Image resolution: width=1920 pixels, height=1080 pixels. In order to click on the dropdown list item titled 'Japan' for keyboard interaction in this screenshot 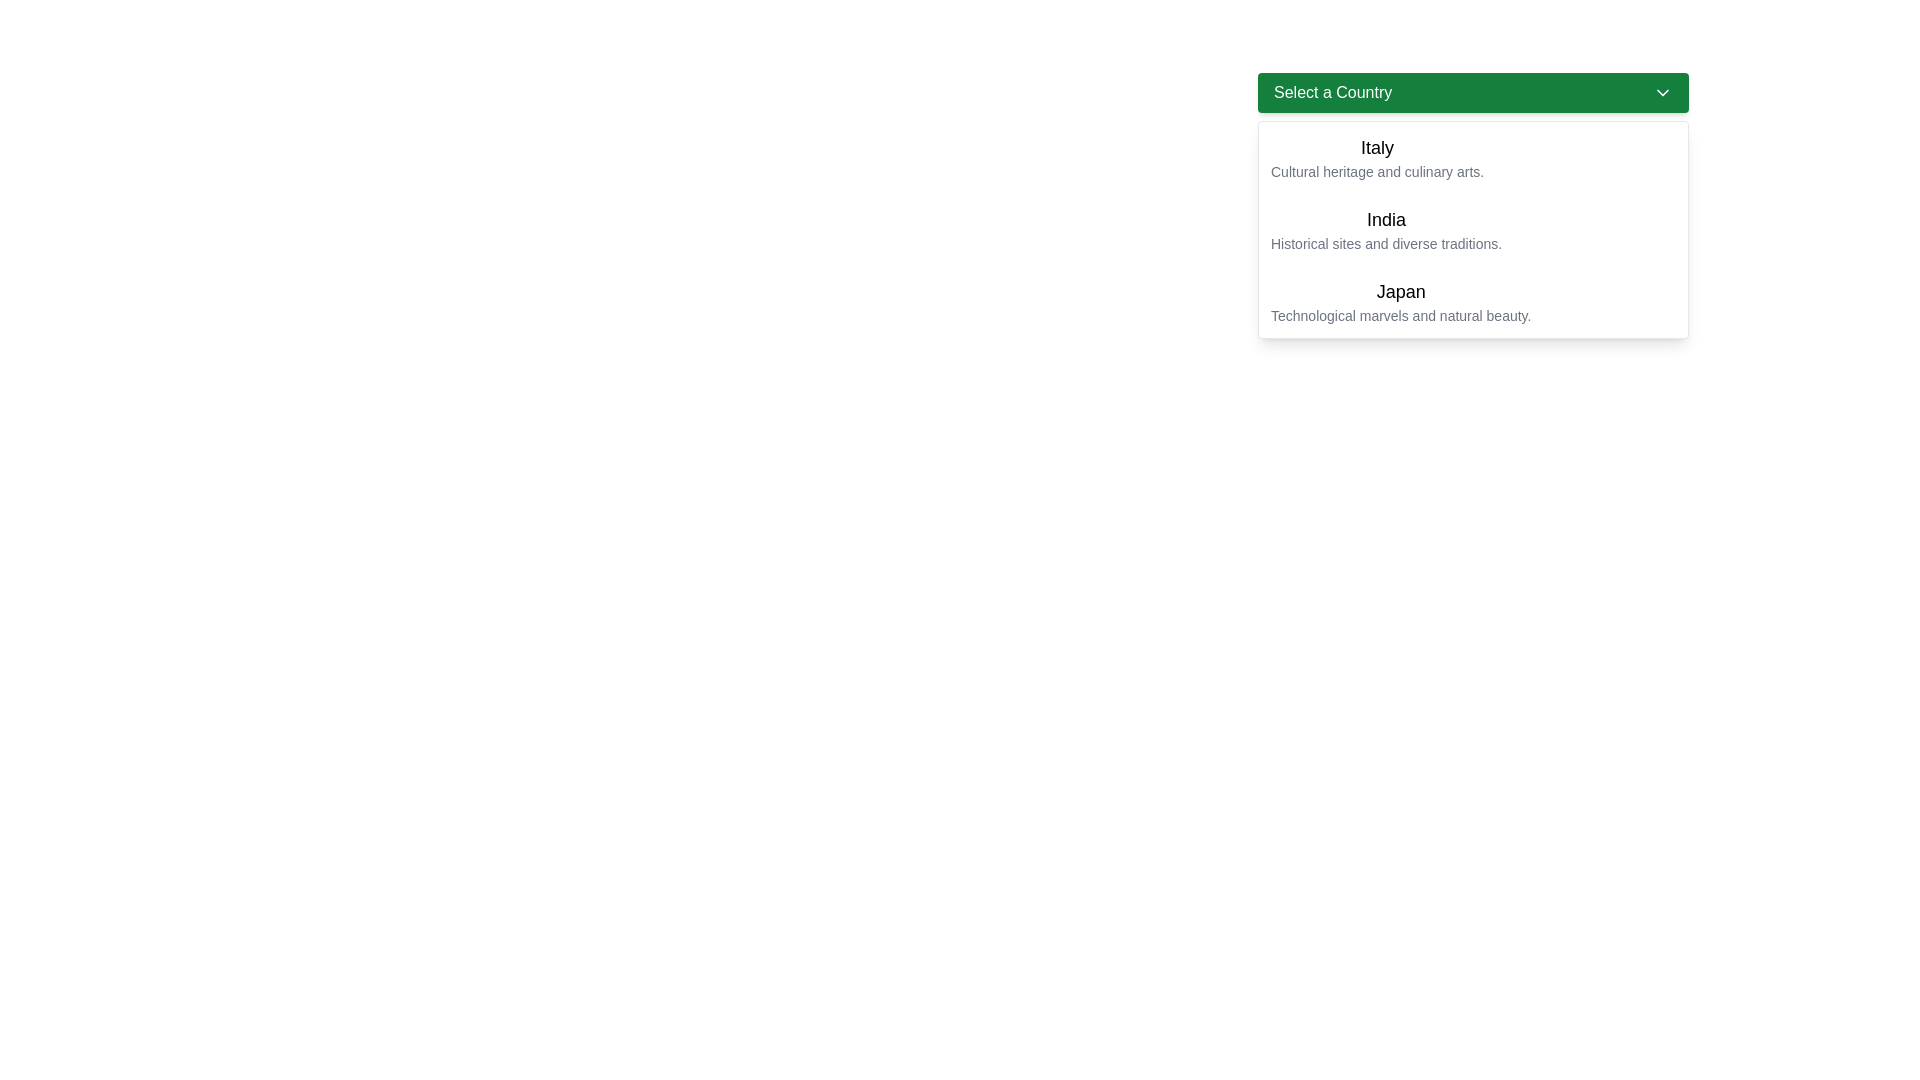, I will do `click(1473, 301)`.